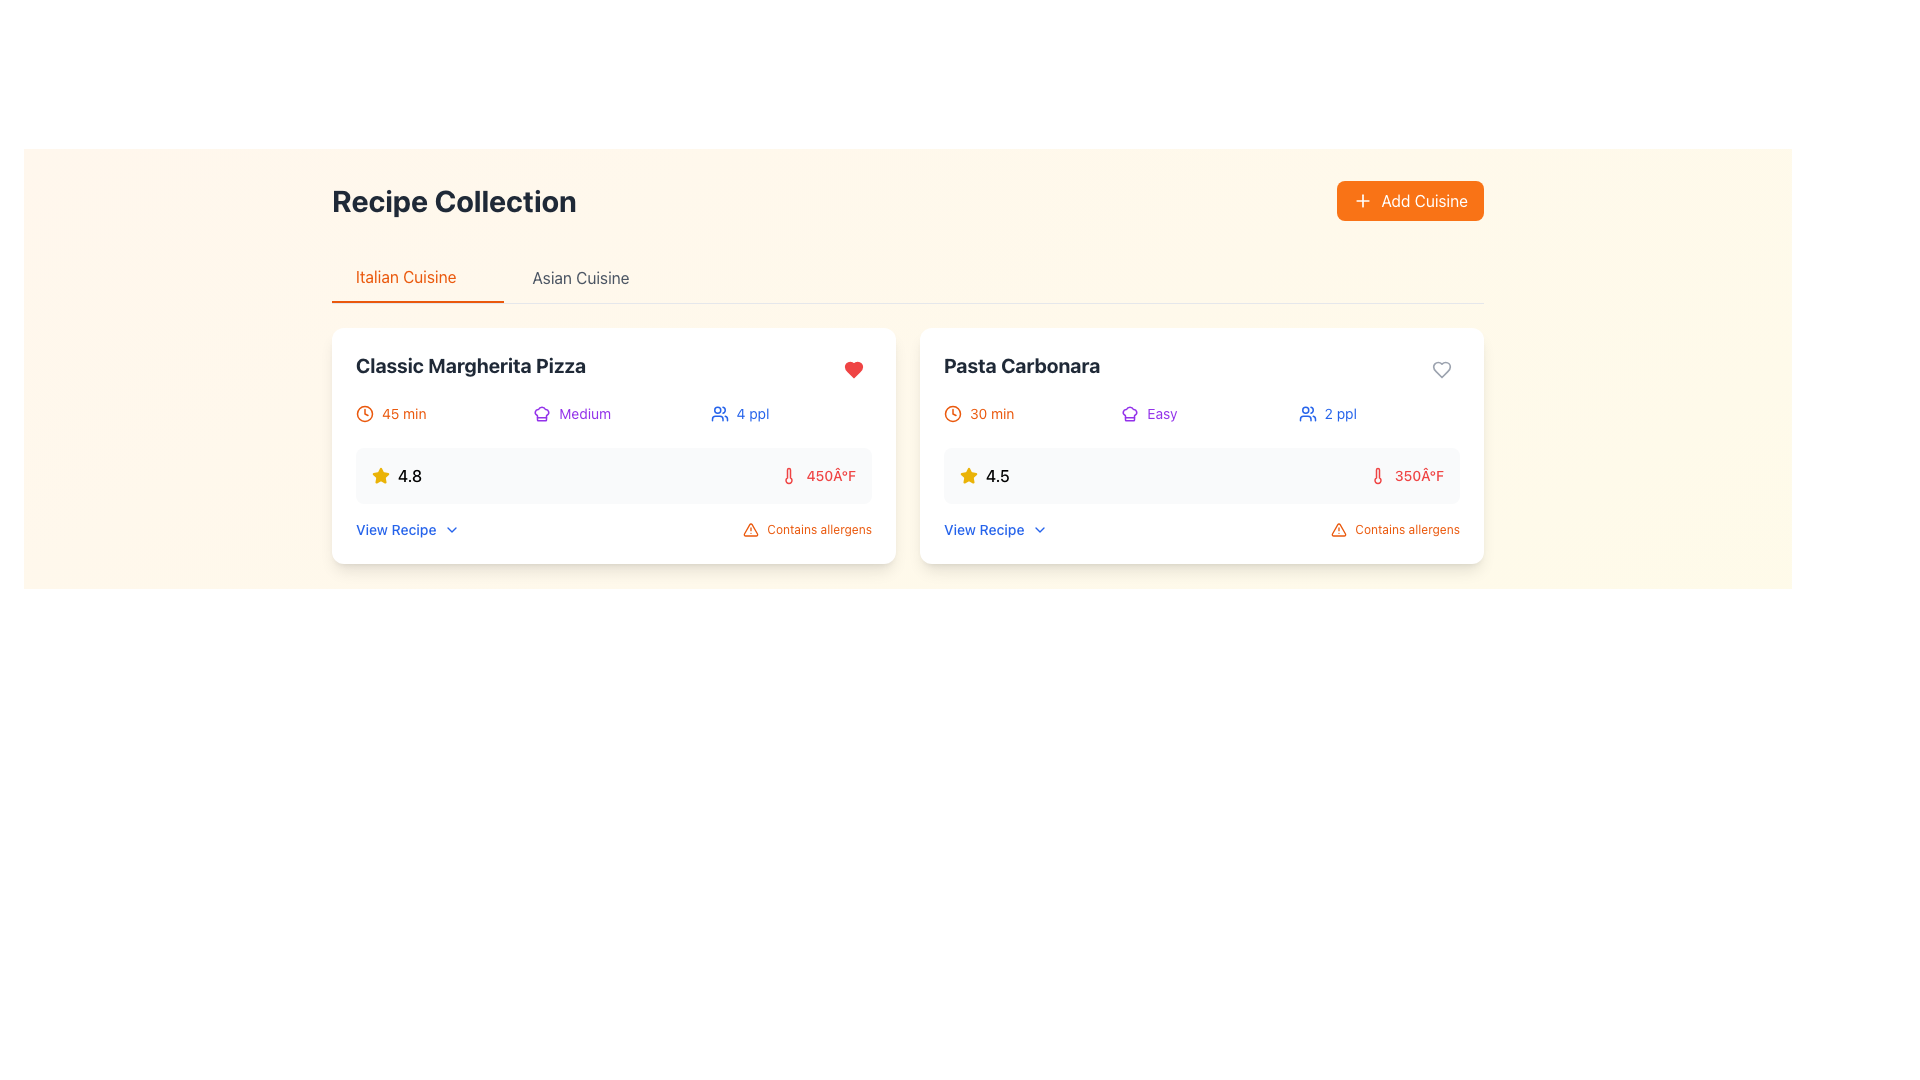  I want to click on the text label displaying '45 min', which indicates the cooking time for the recipe and is styled in orange, located near the top-left of the recipe card for 'Classic Margherita Pizza', so click(403, 412).